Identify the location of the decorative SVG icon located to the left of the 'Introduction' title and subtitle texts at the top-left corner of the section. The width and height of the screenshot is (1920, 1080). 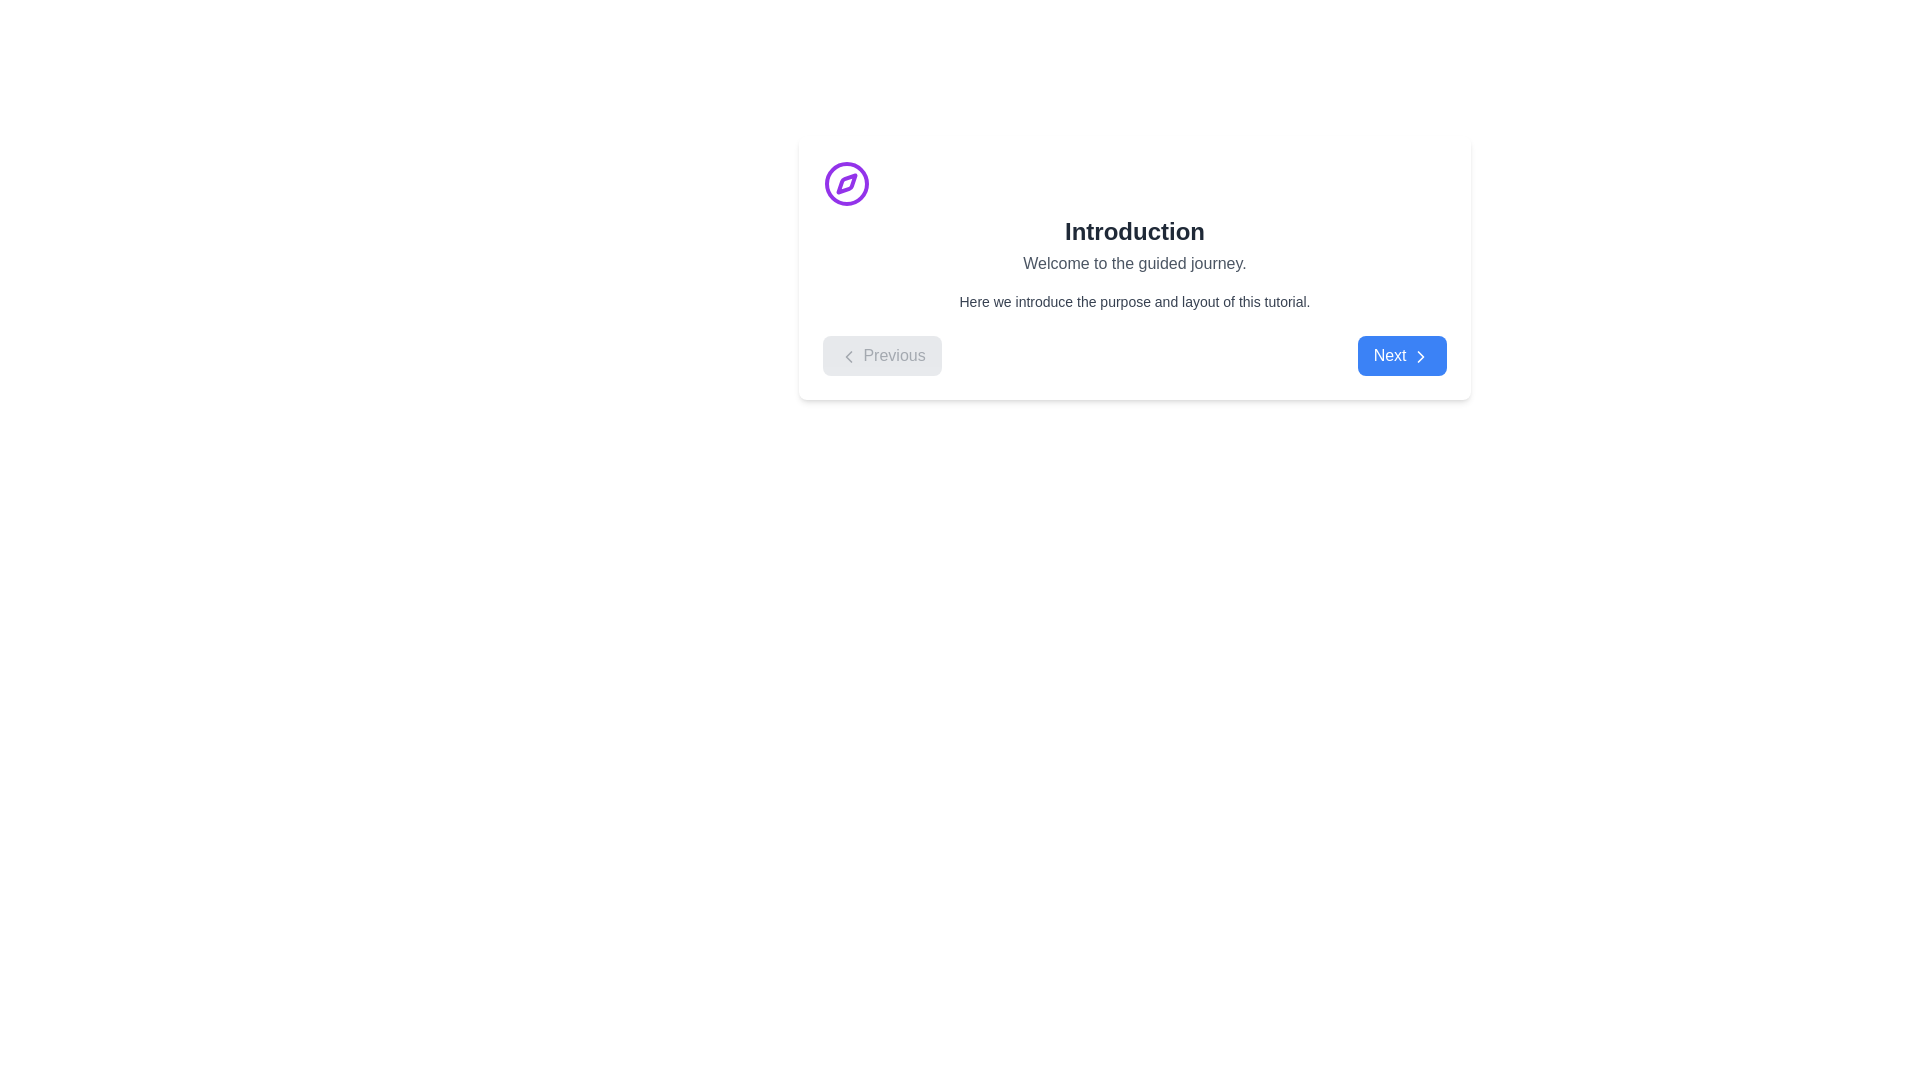
(846, 184).